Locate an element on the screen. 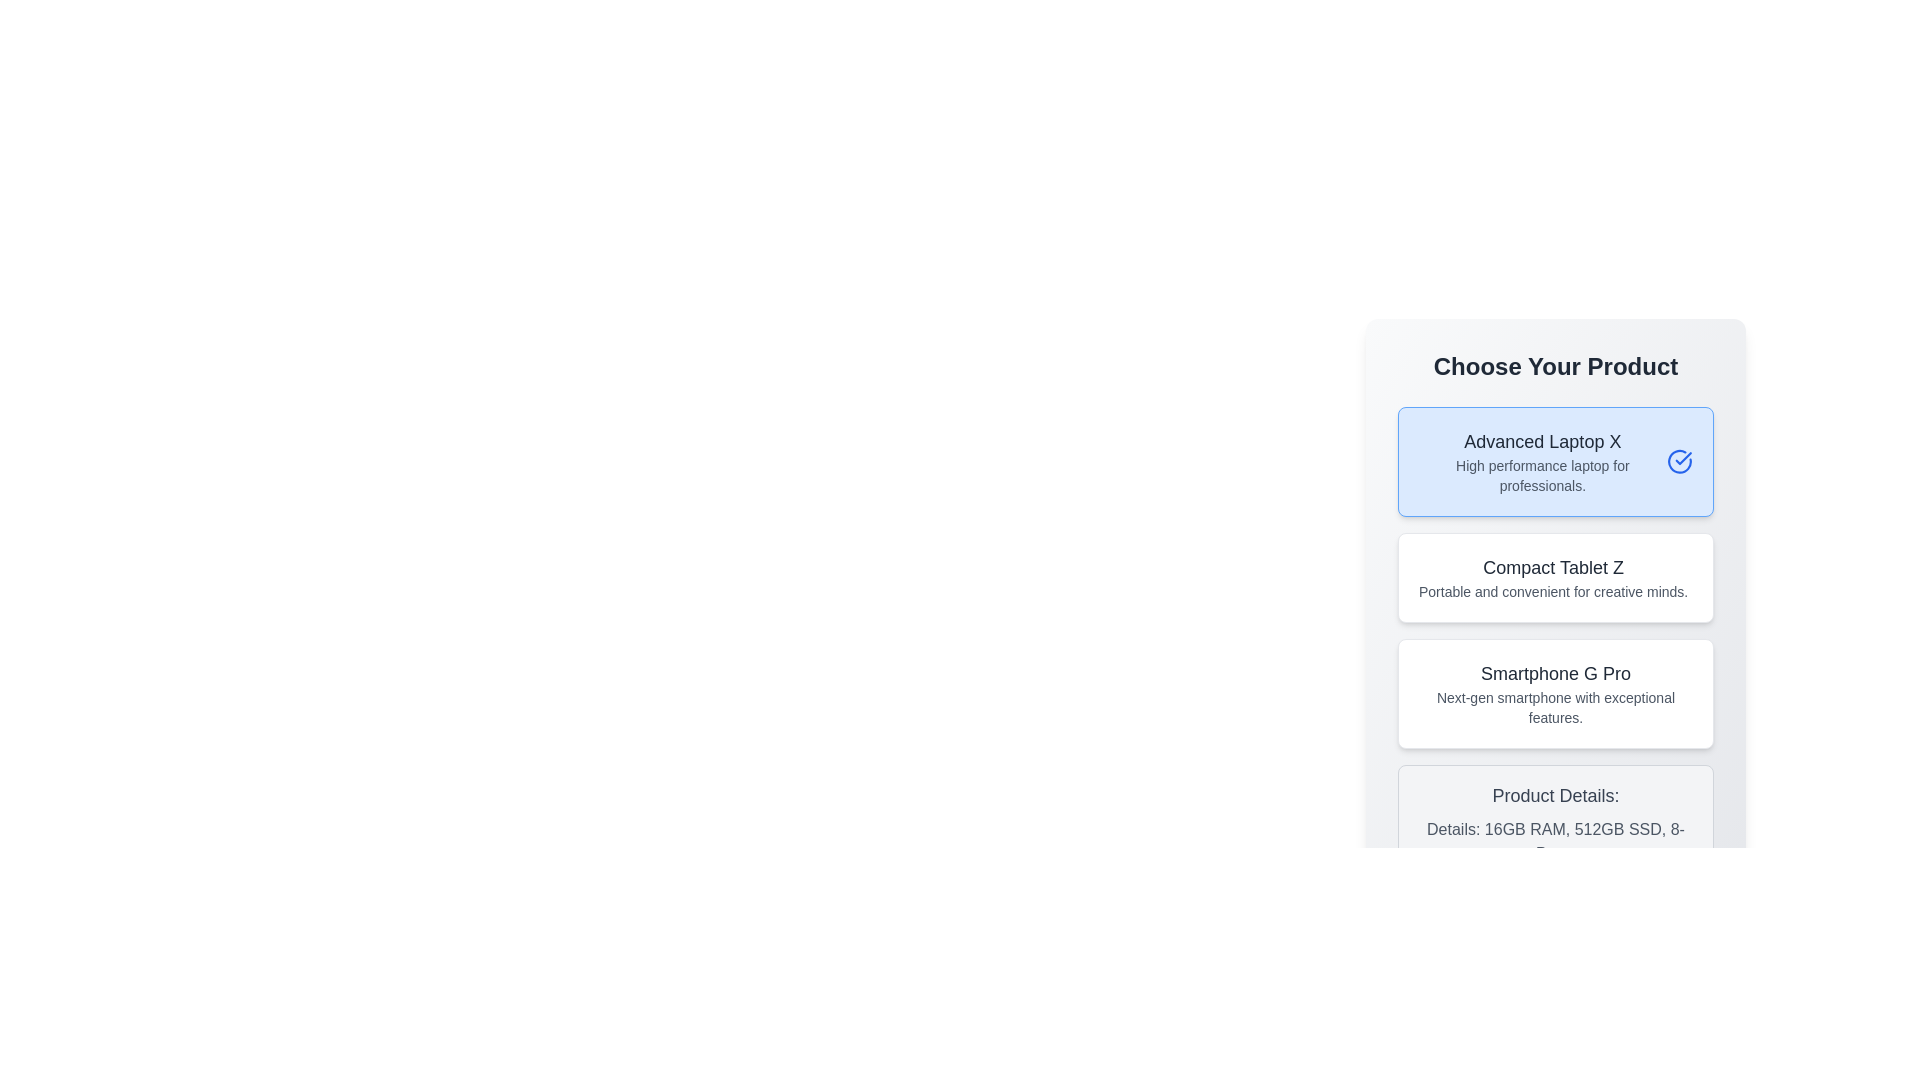 This screenshot has width=1920, height=1080. the header text label that serves as a title for the product specifications, located above the descriptive text 'Details: 16GB RAM, 512GB SSD, 8-core Processor.' is located at coordinates (1554, 794).